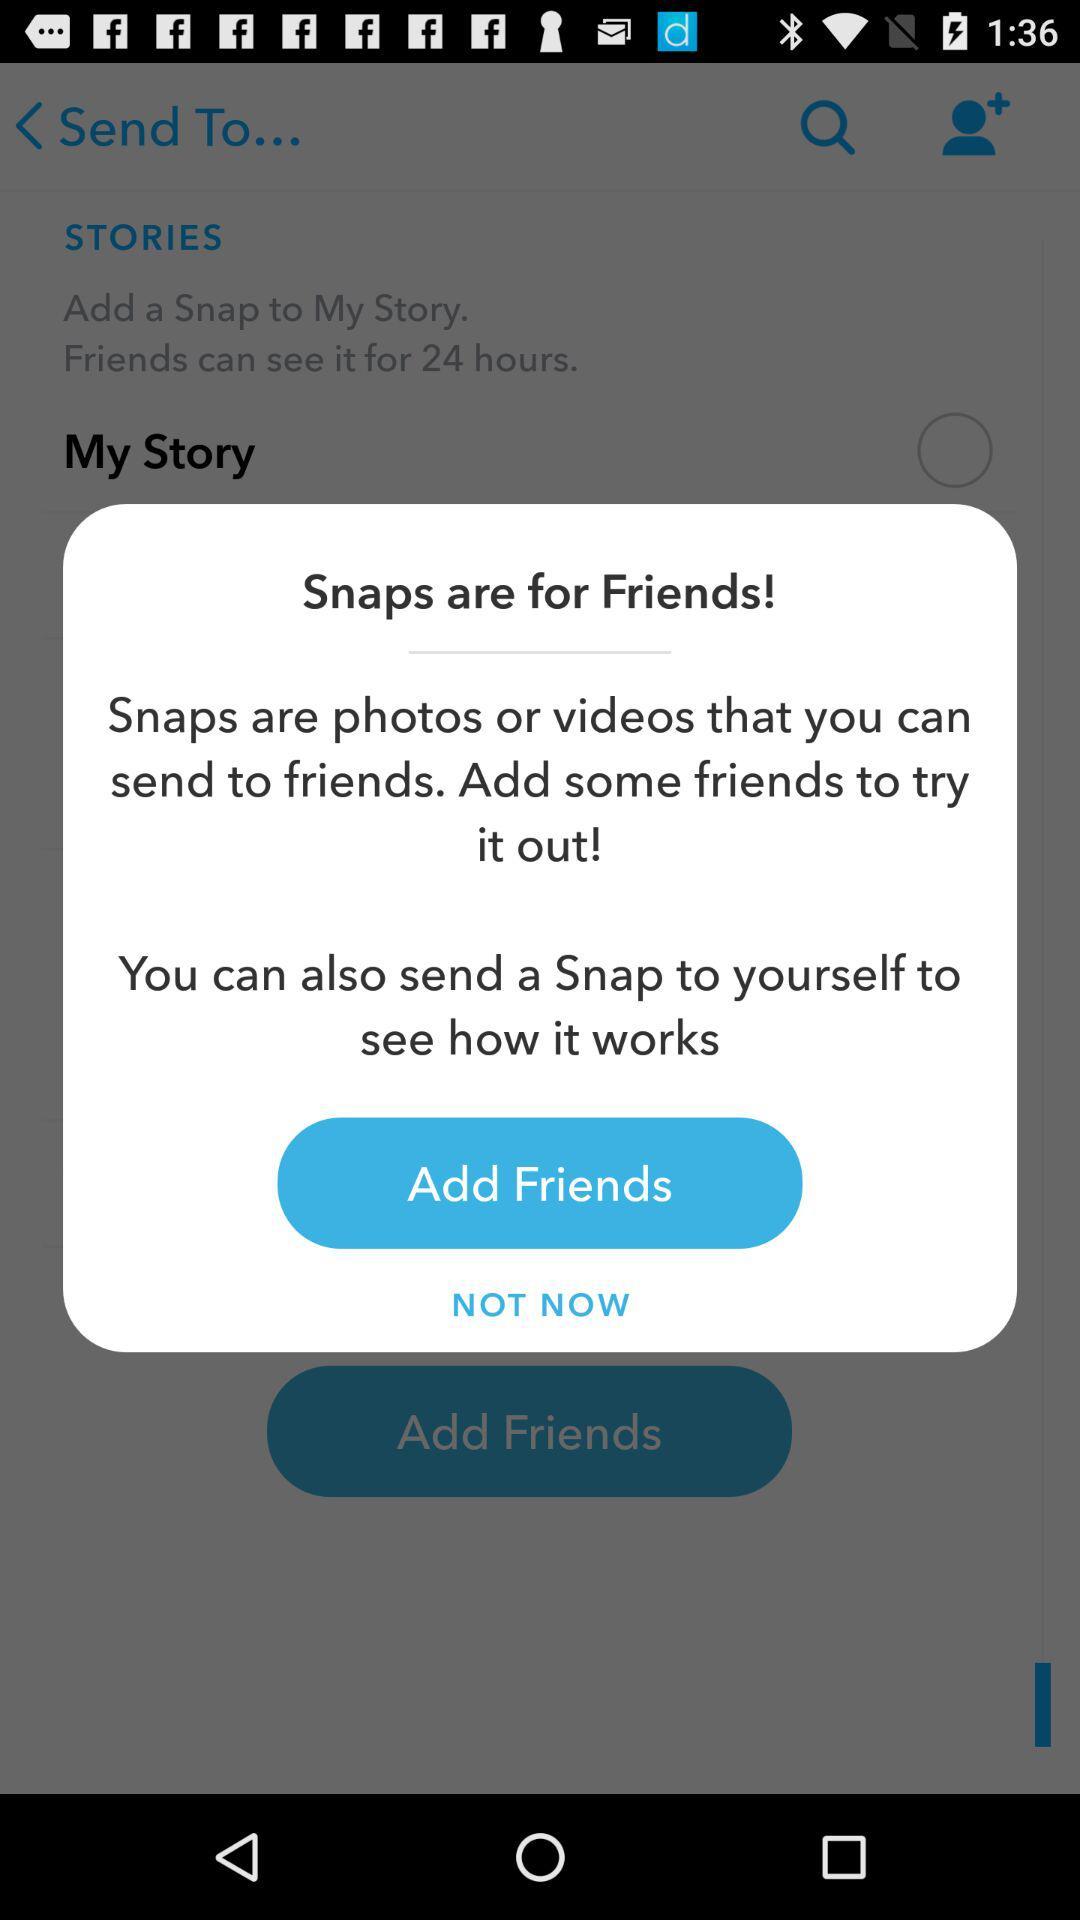 This screenshot has height=1920, width=1080. I want to click on item below add friends item, so click(540, 1304).